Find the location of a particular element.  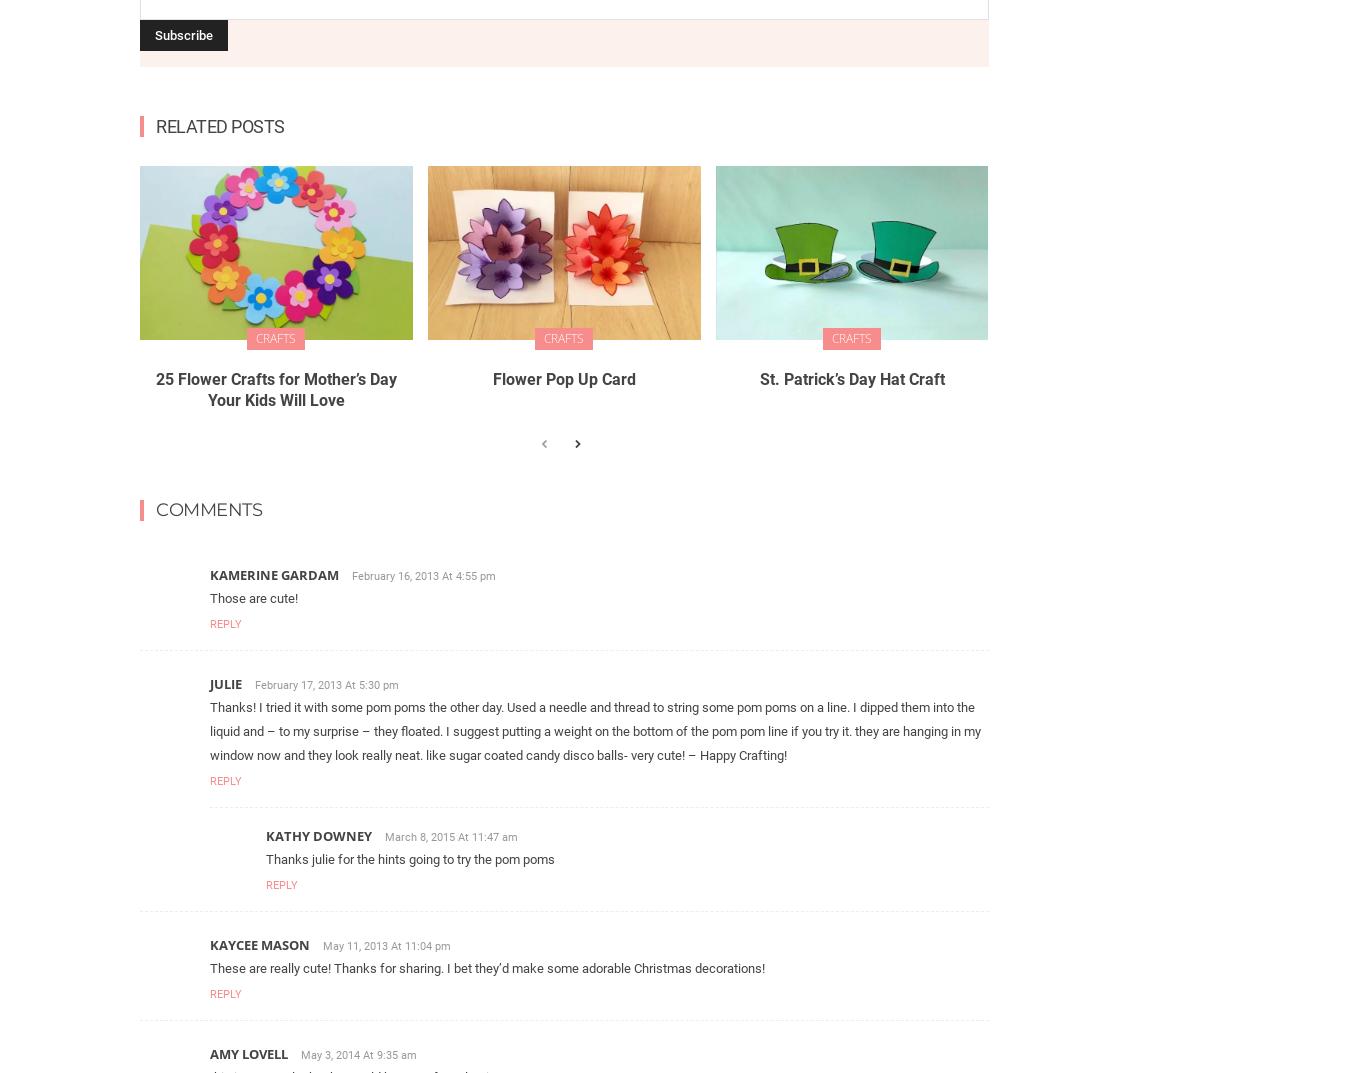

'Kamerine Gardam' is located at coordinates (273, 573).